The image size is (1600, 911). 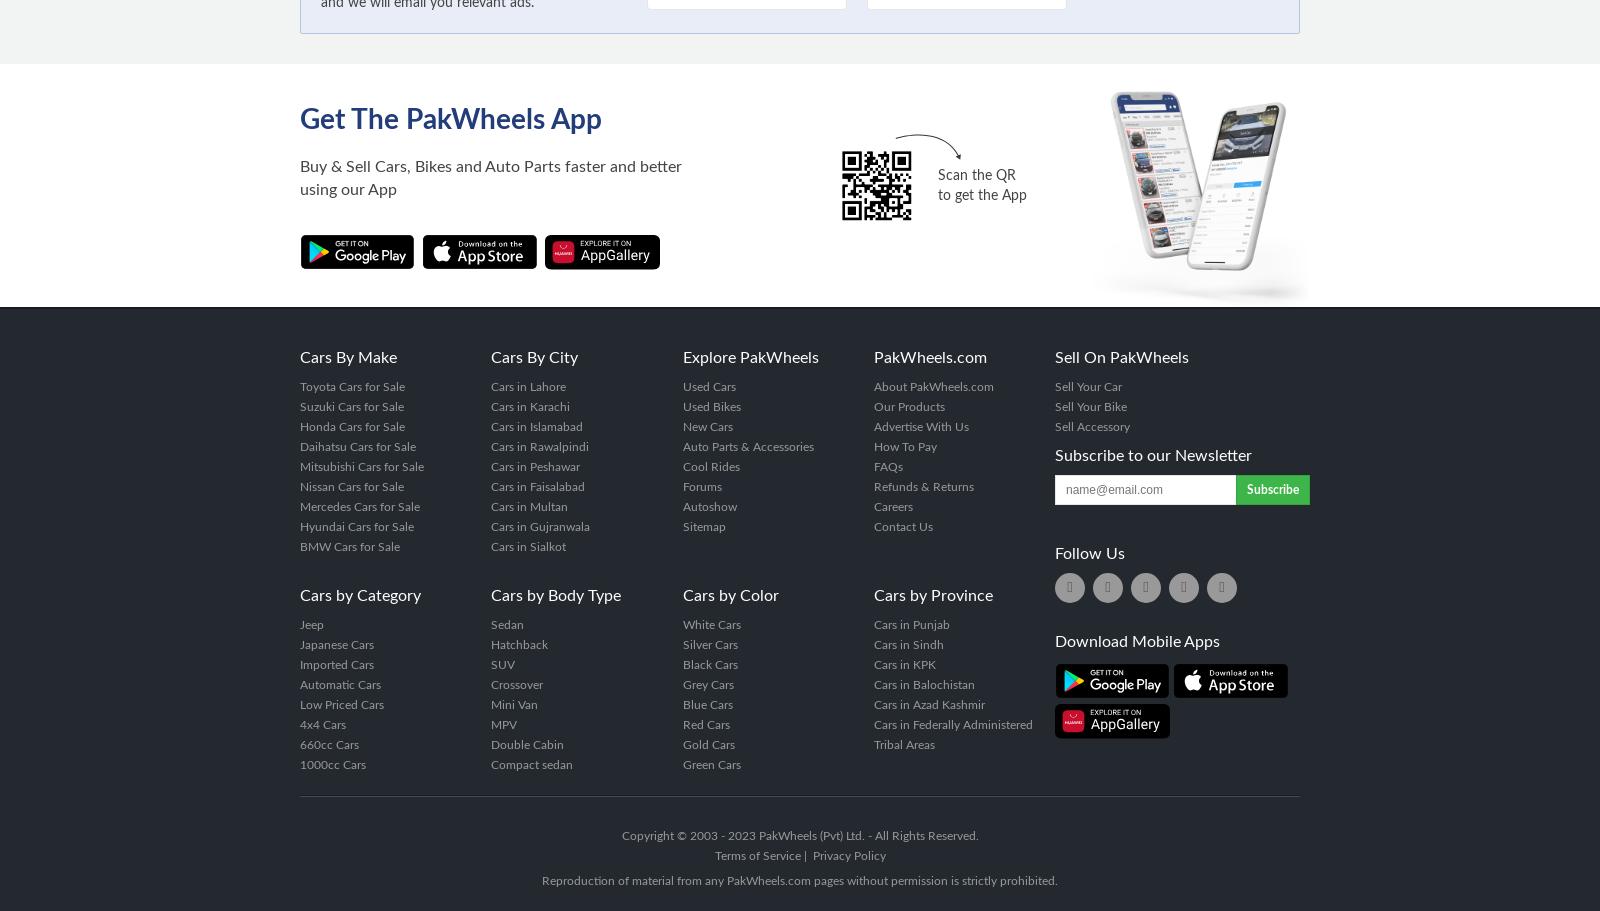 What do you see at coordinates (540, 879) in the screenshot?
I see `'Reproduction of material from any PakWheels.com pages without permission is strictly prohibited.'` at bounding box center [540, 879].